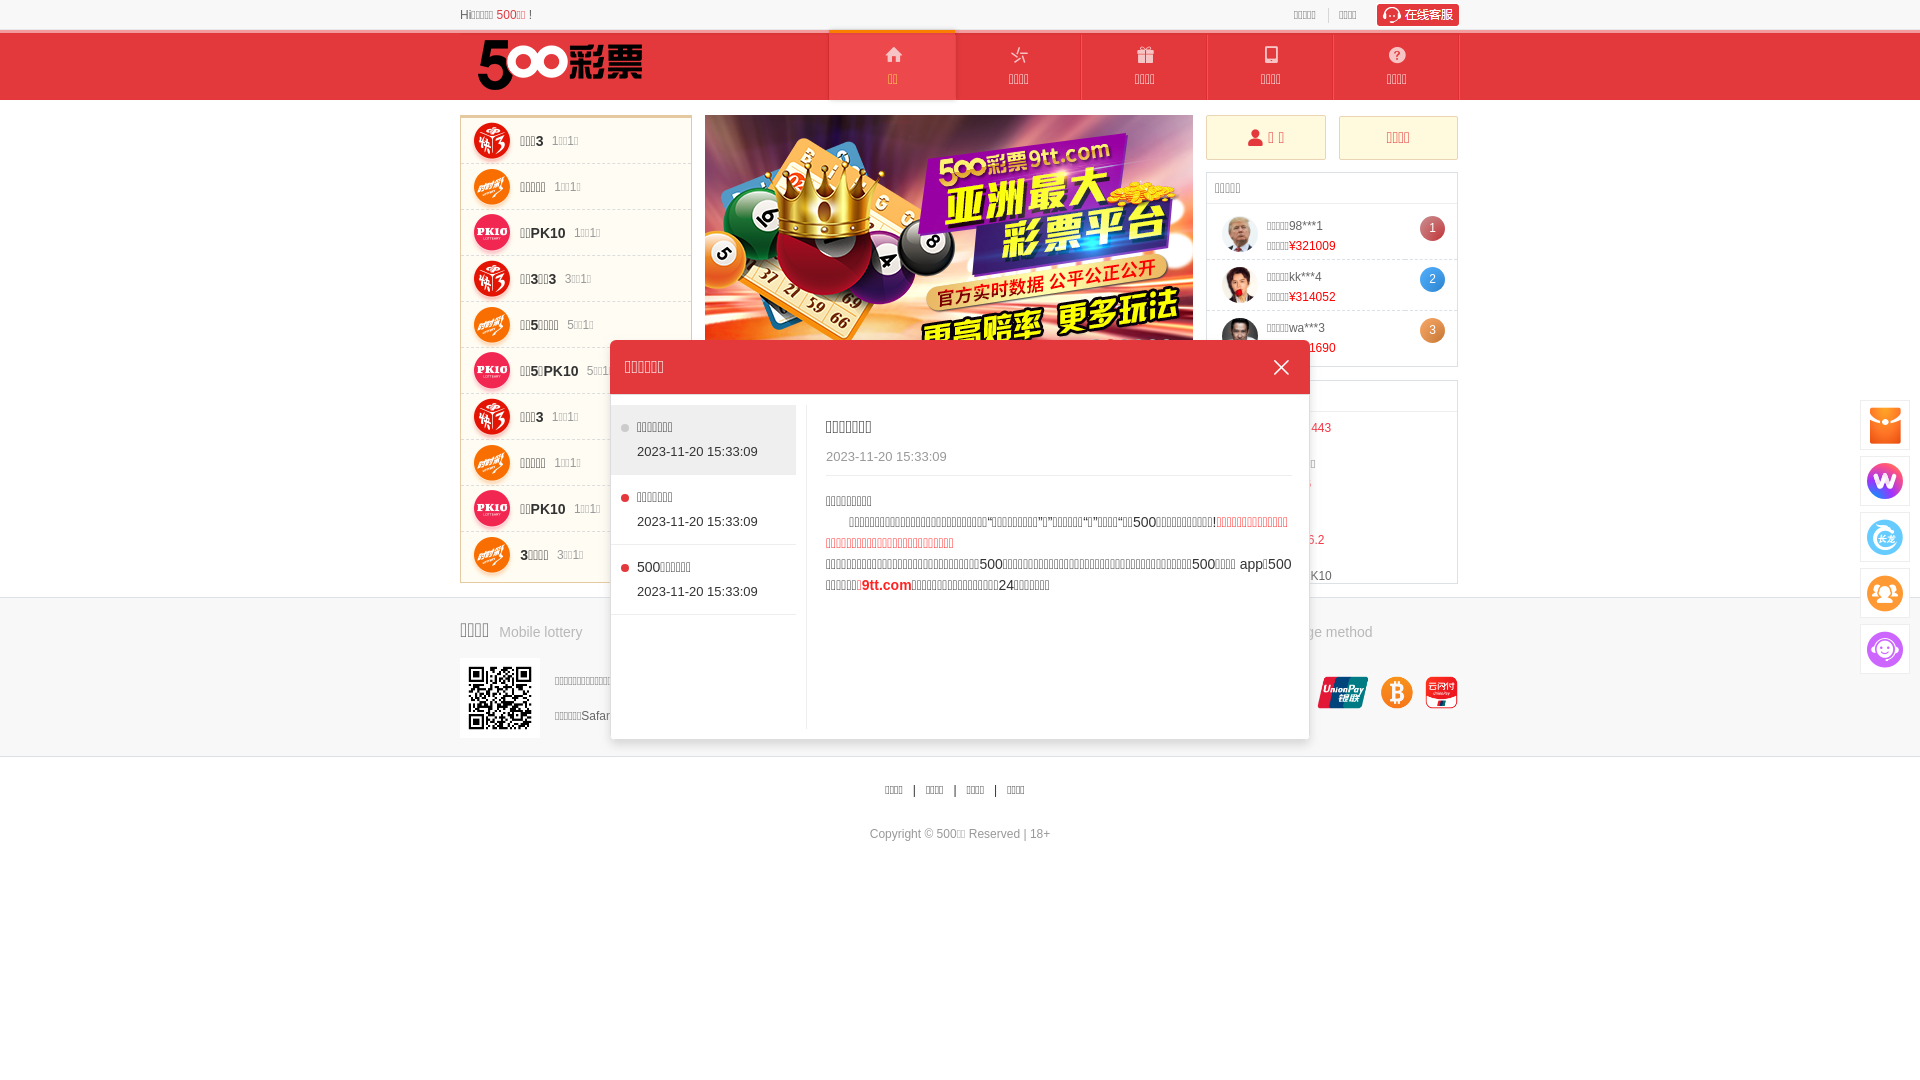 The height and width of the screenshot is (1080, 1920). I want to click on '|', so click(995, 789).